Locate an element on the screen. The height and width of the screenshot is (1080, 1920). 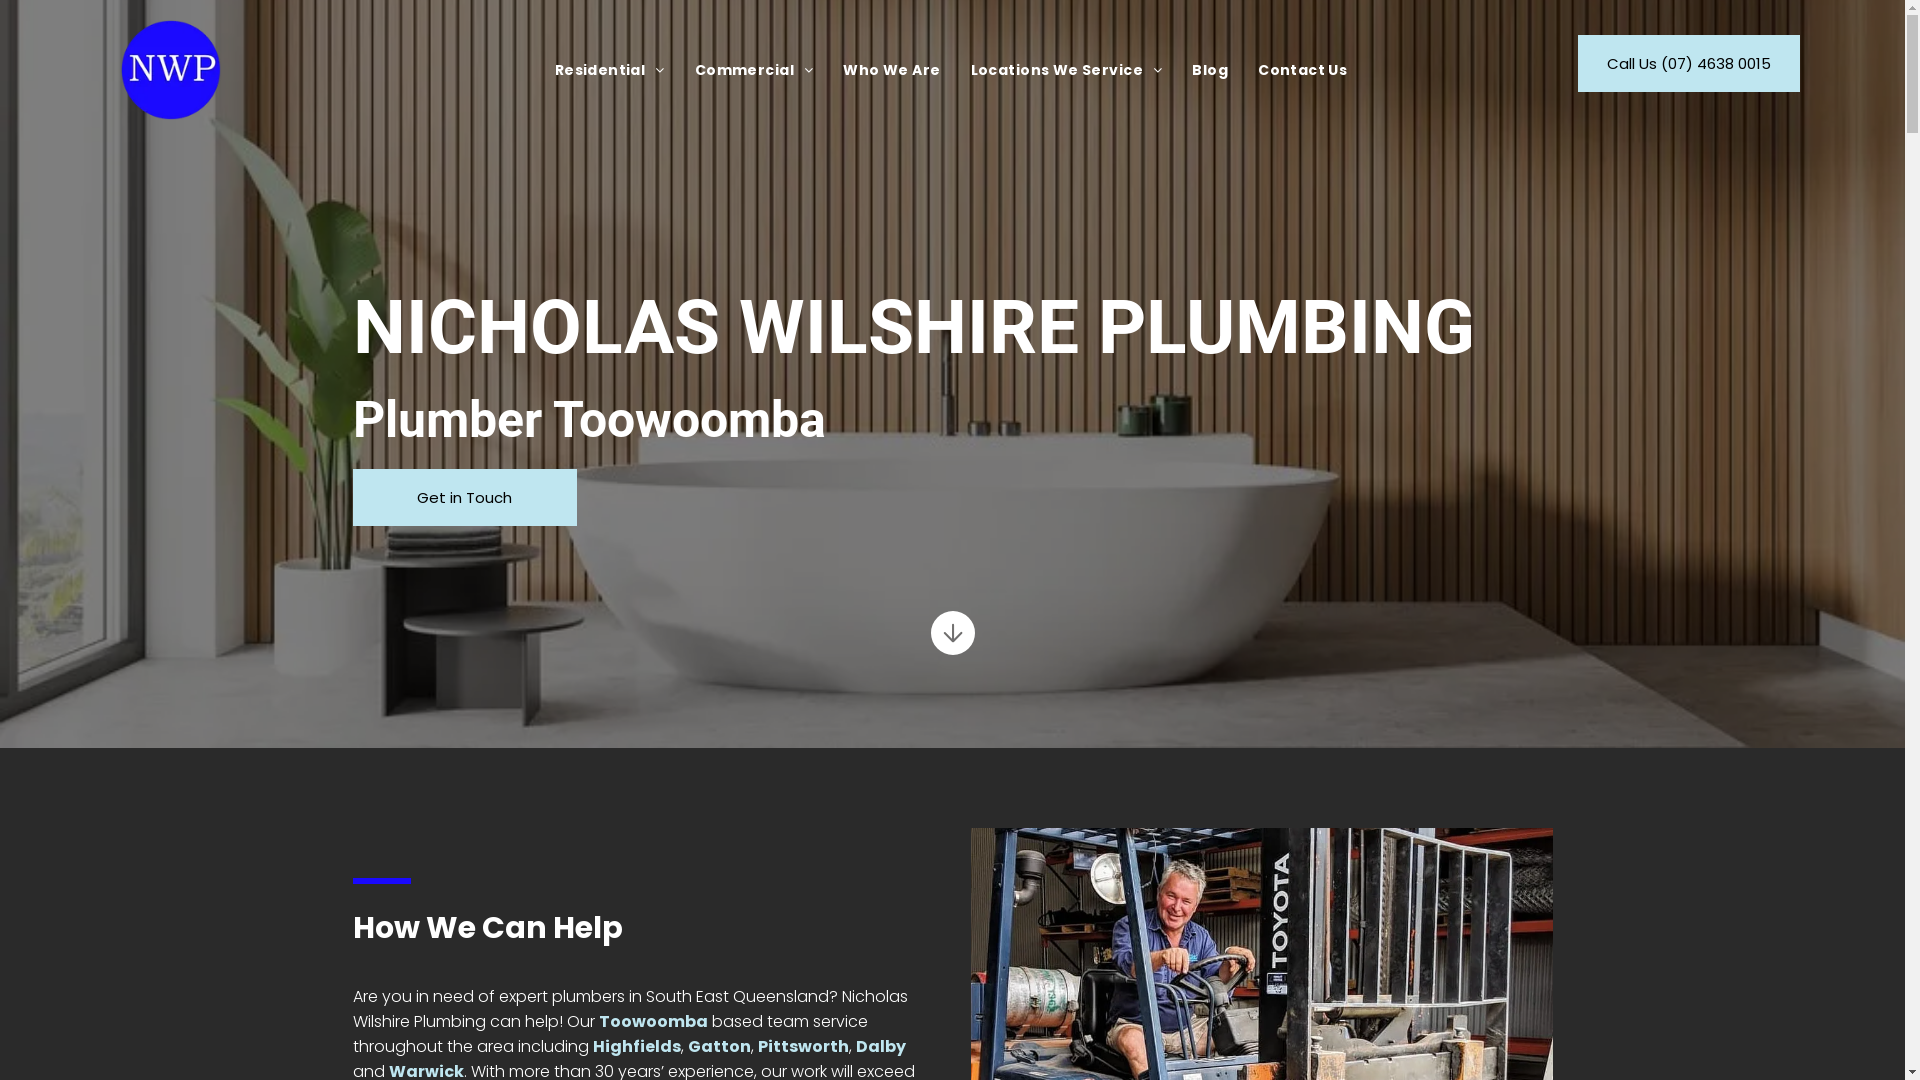
'Call Us (07) 4638 0015' is located at coordinates (1577, 62).